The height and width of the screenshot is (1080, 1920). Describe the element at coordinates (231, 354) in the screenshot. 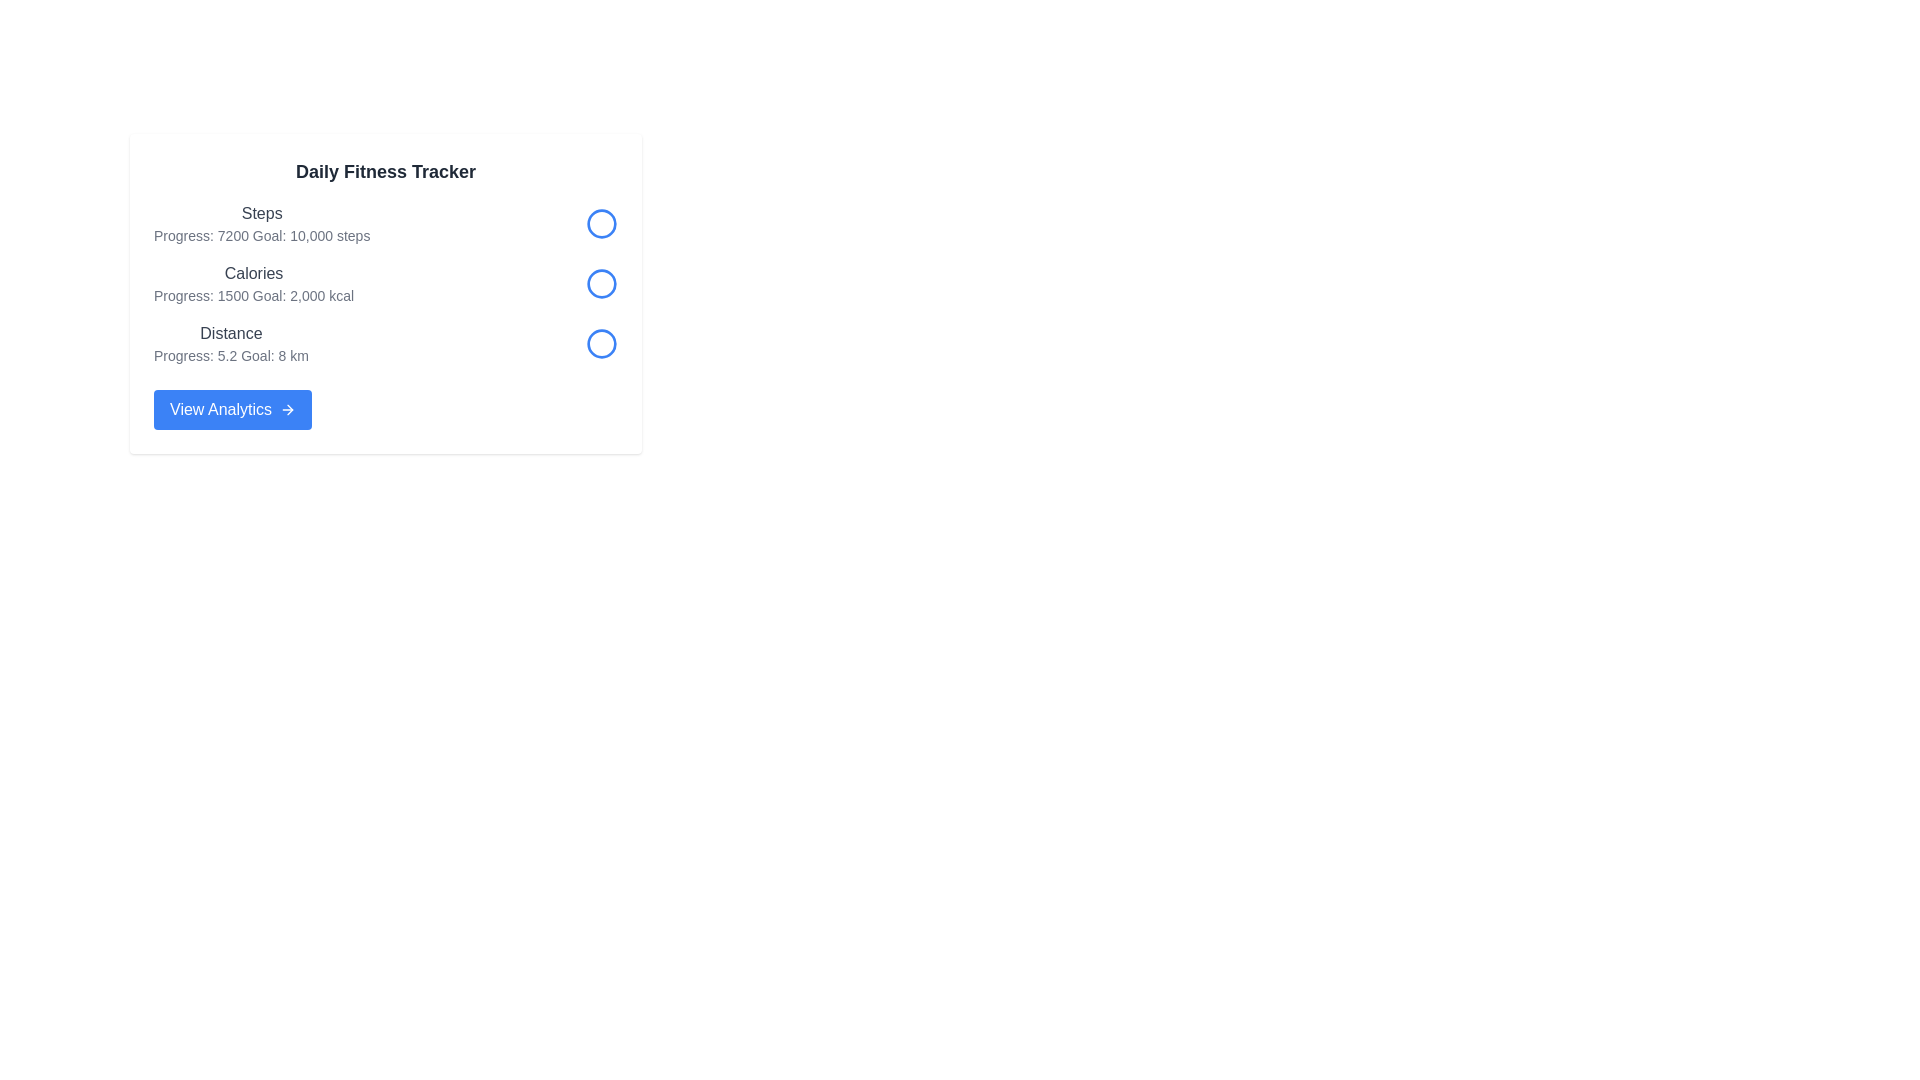

I see `the Text Display element that shows 'Progress: 5.2 Goal: 8 km', which is located directly below the 'Distance' heading in the 'Daily Fitness Tracker' card` at that location.